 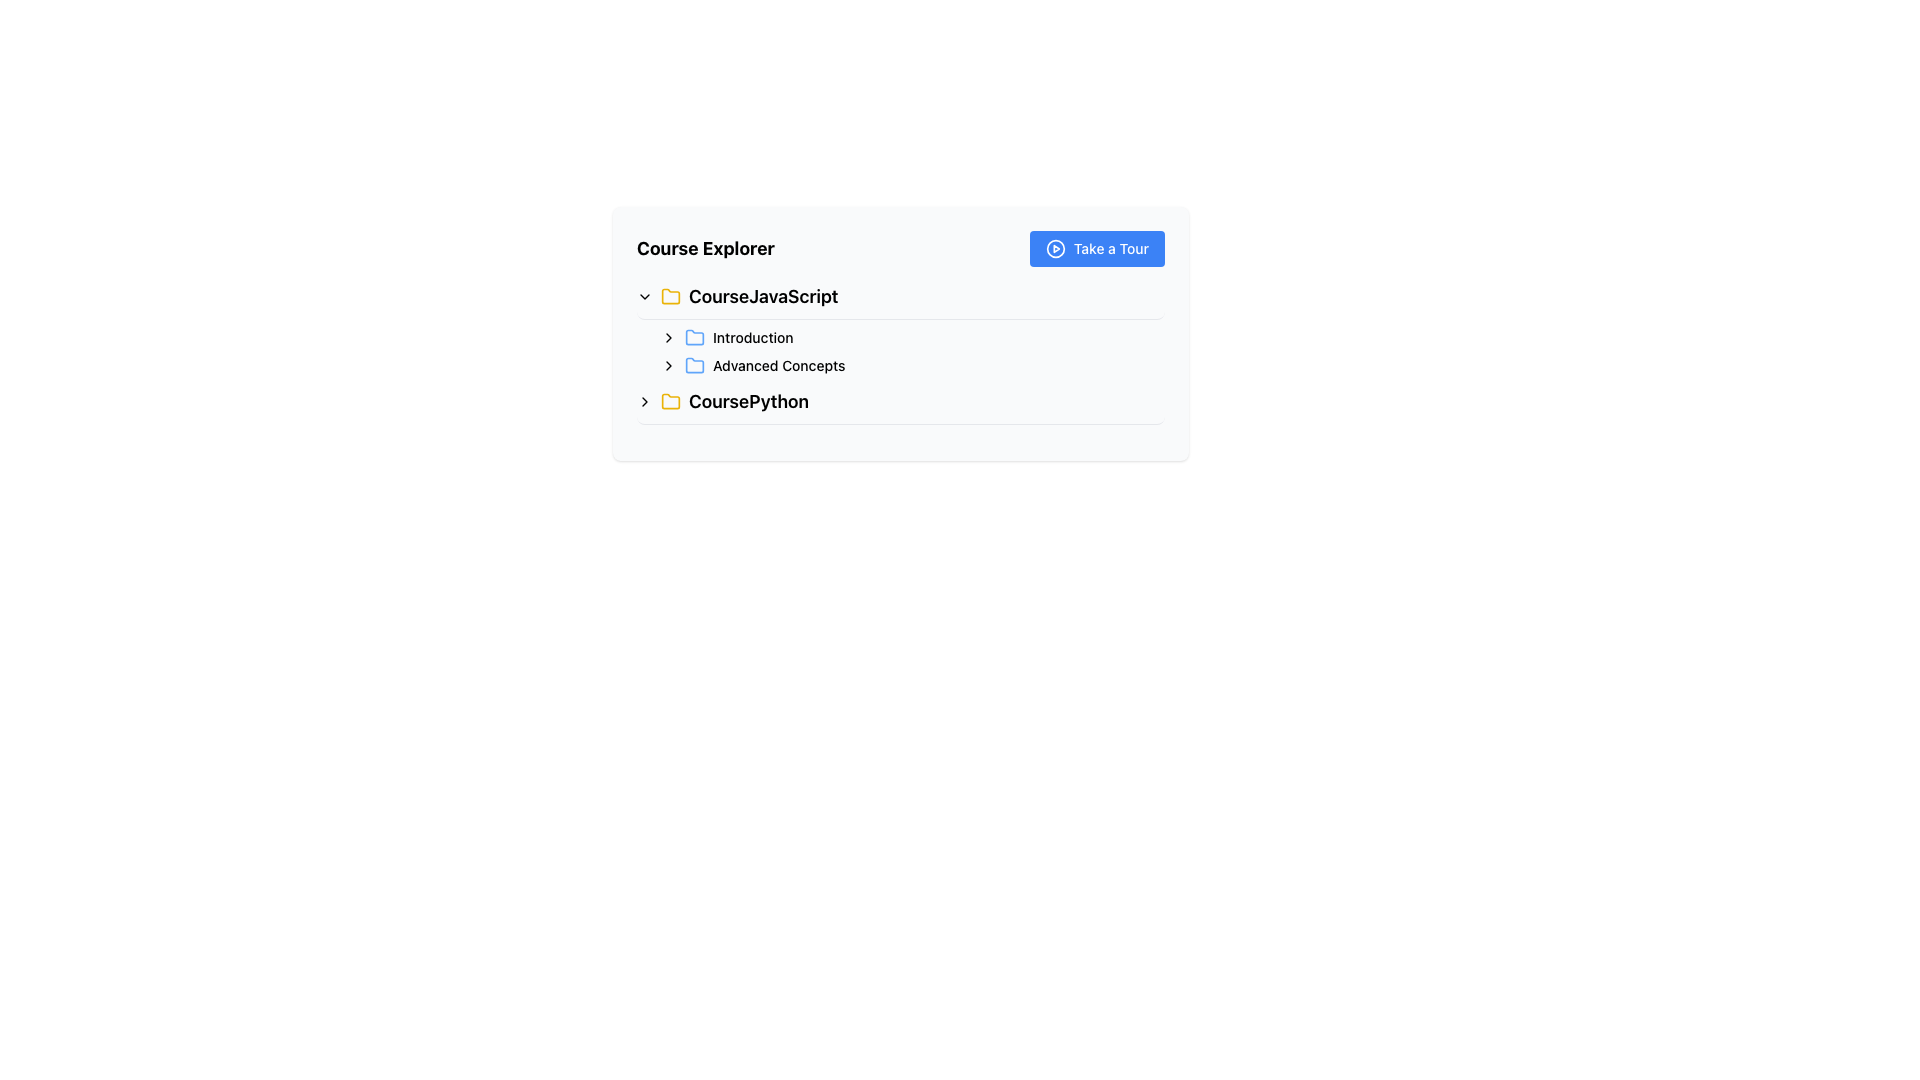 What do you see at coordinates (705, 248) in the screenshot?
I see `the static text label that serves as the title for the section indicating the content related to exploring courses, located above the hierarchical directory structure and to the left of the 'Take a Tour' button` at bounding box center [705, 248].